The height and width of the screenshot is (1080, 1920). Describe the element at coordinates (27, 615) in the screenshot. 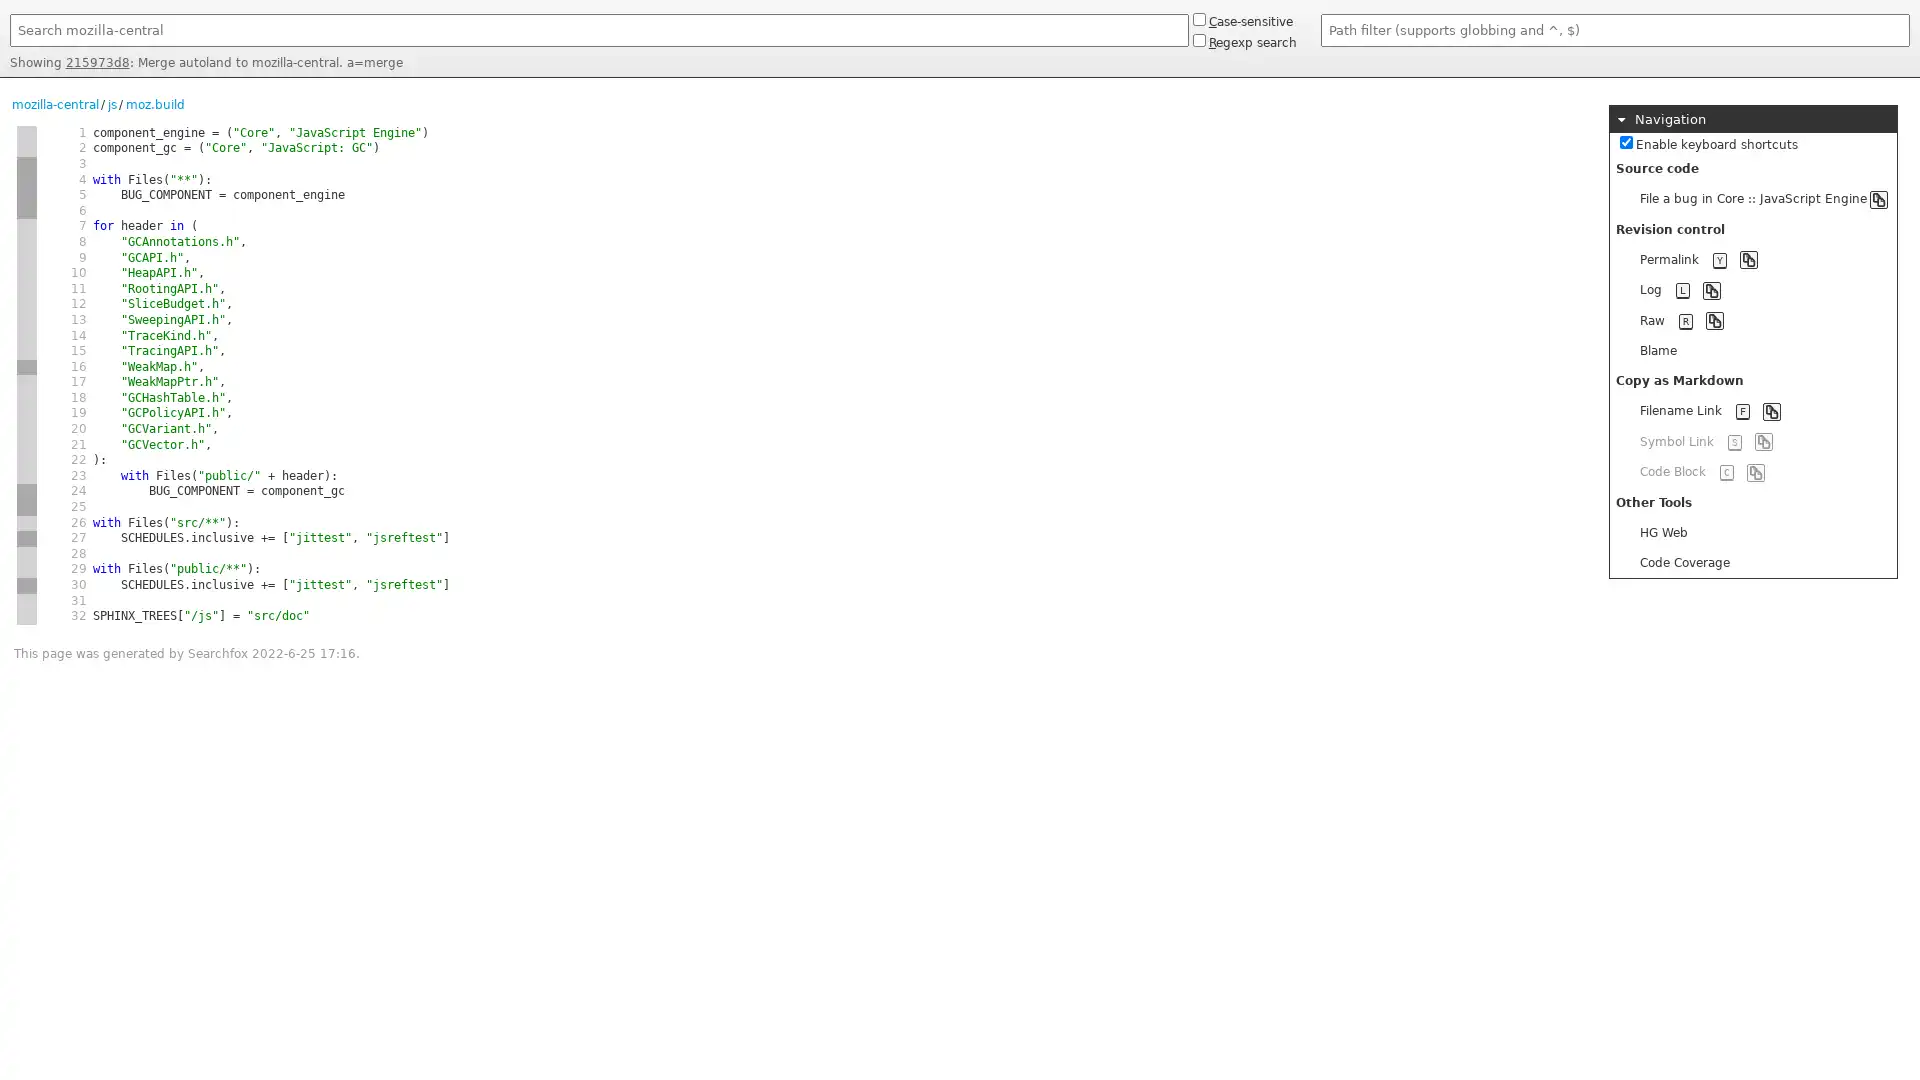

I see `same hash 5` at that location.